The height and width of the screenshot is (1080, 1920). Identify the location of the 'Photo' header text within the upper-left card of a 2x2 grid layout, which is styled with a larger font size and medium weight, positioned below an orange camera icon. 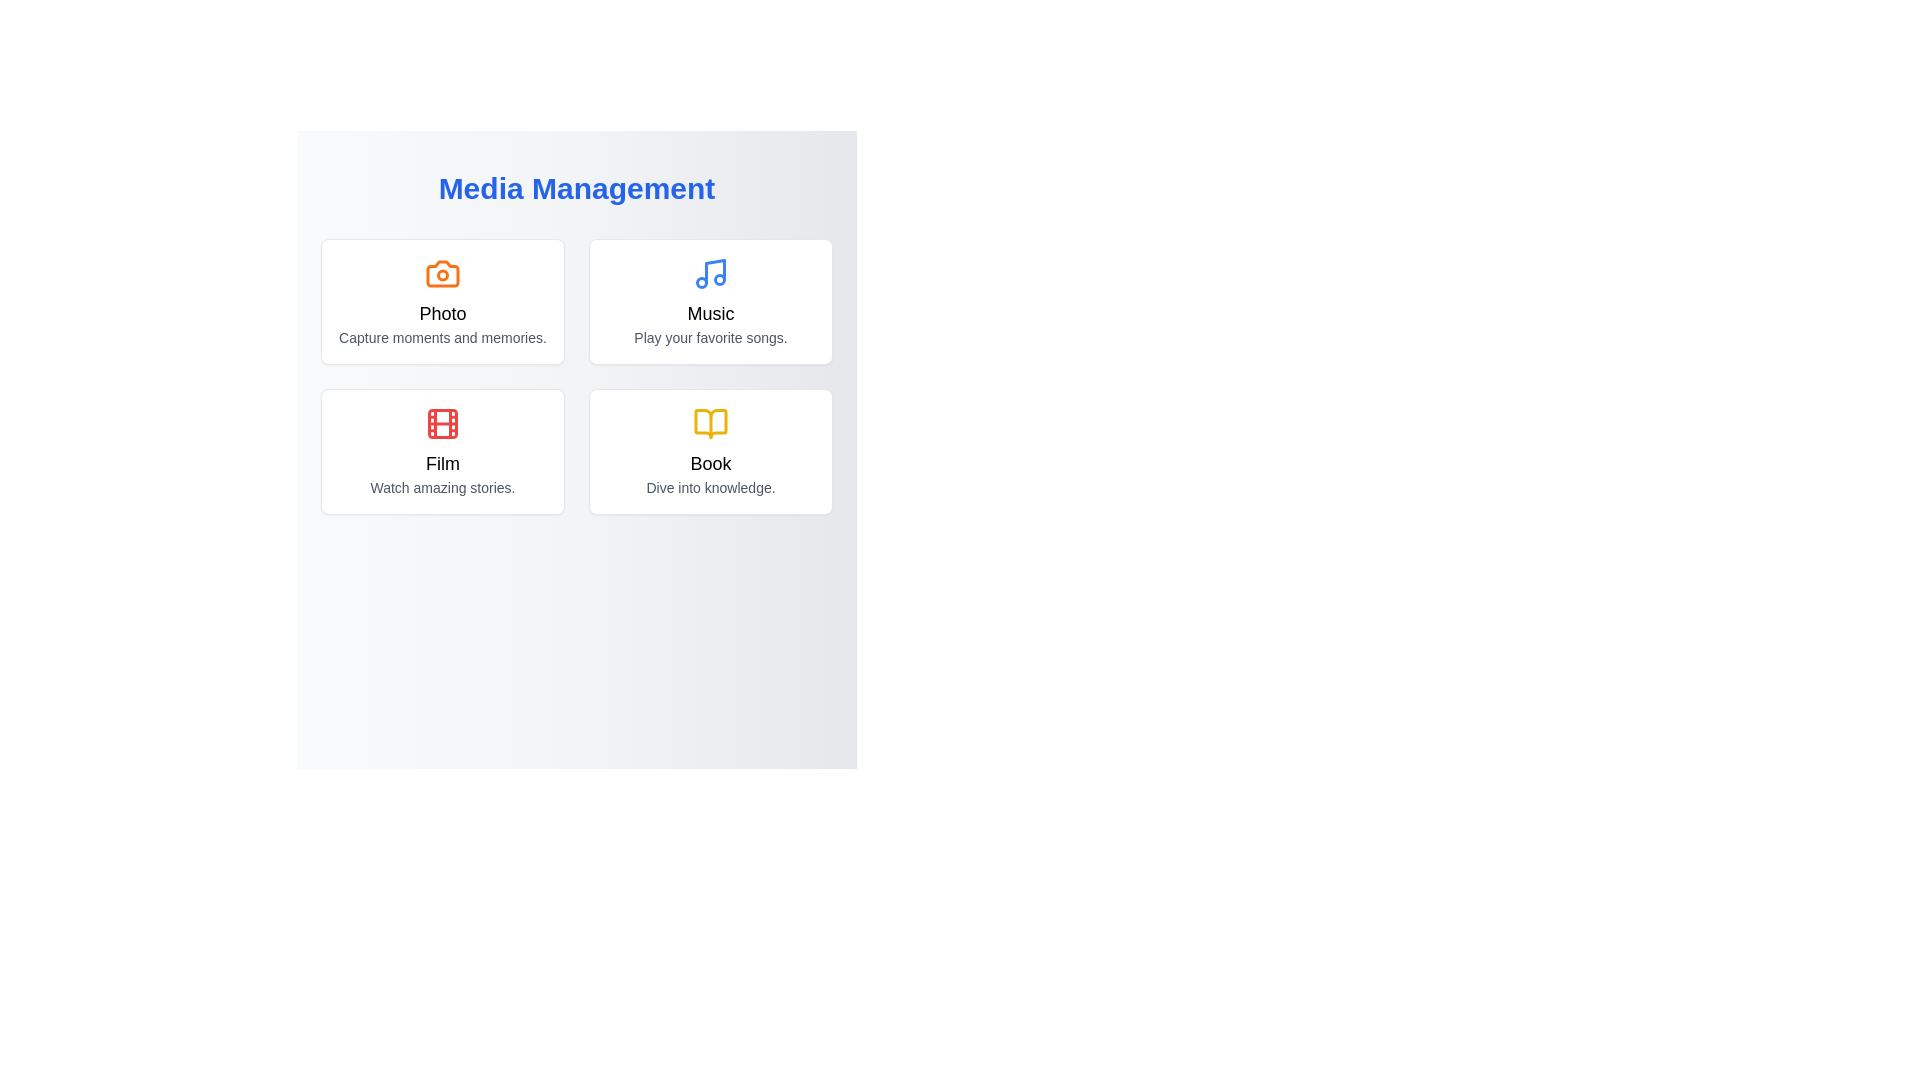
(441, 313).